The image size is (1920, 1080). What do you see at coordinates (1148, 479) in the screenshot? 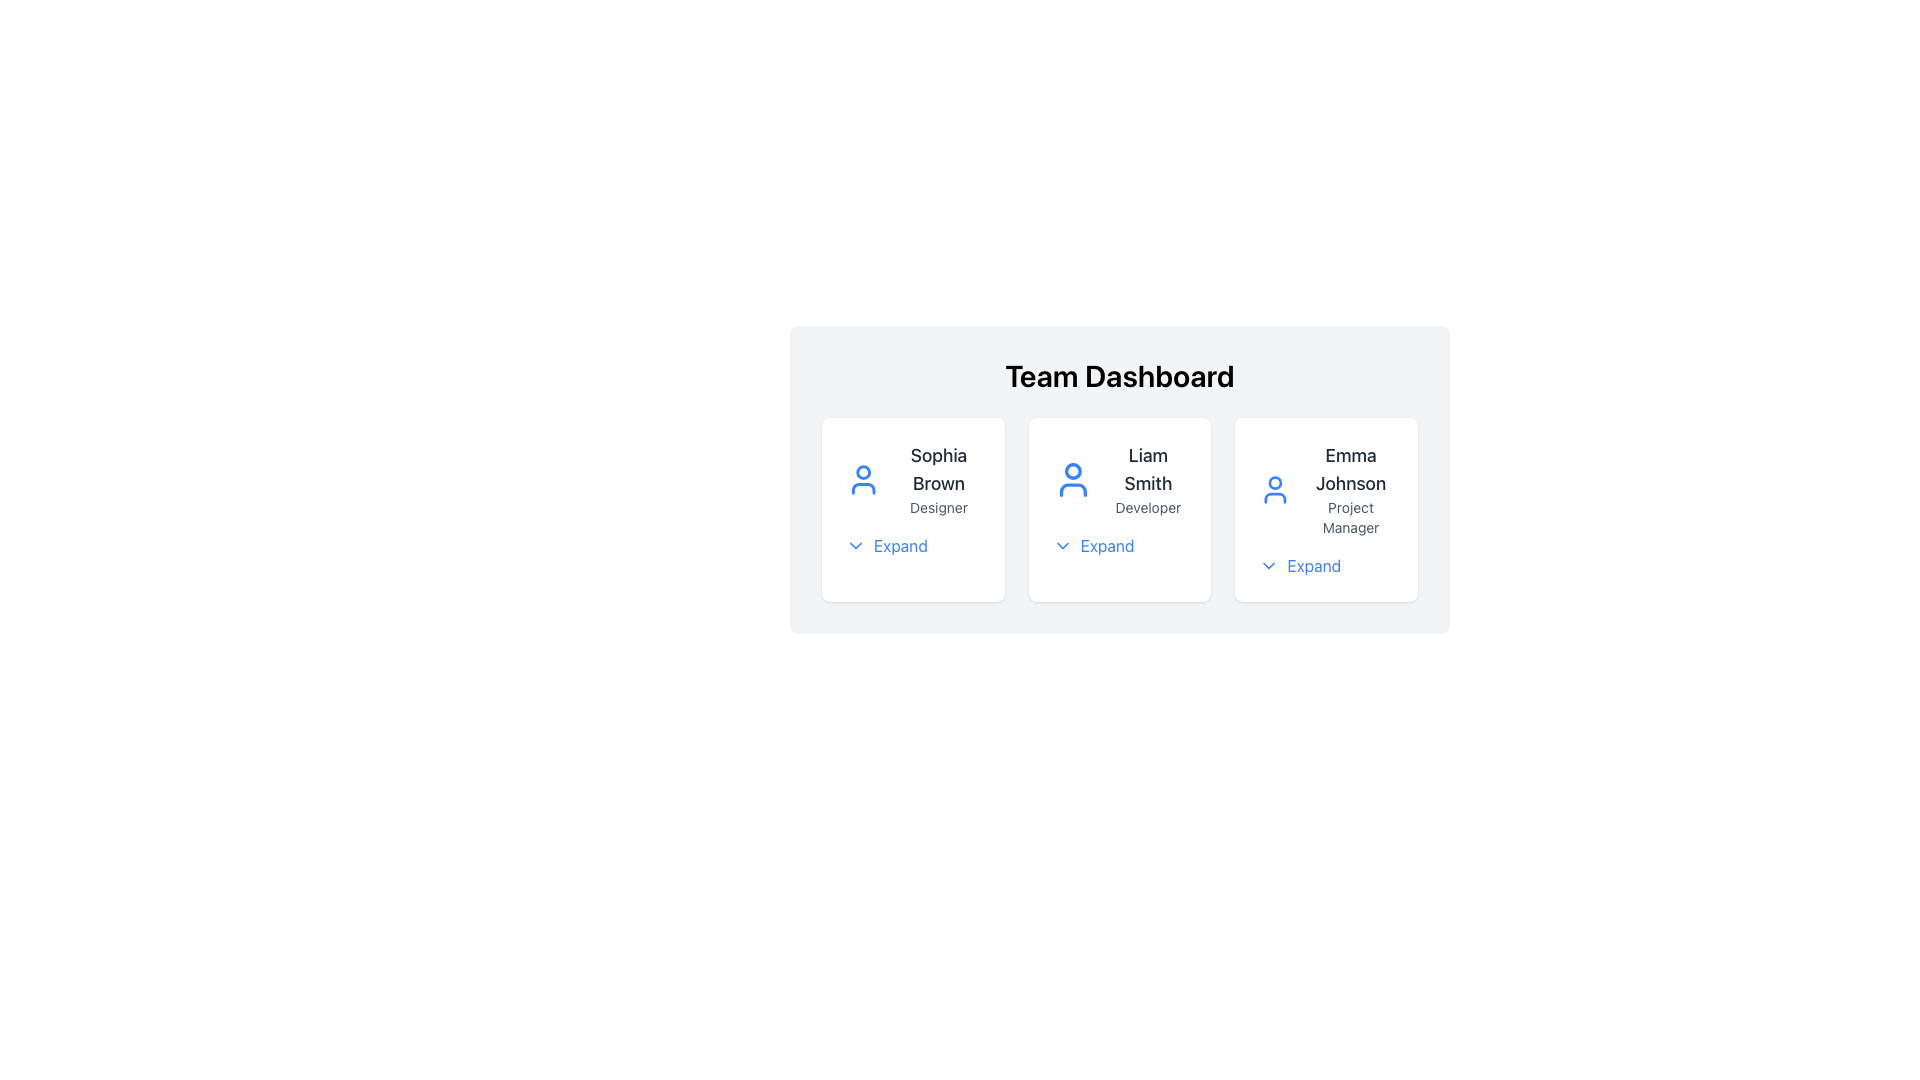
I see `the static text element displaying 'Liam Smith' and 'Developer' located within the second card under 'Team Dashboard'` at bounding box center [1148, 479].